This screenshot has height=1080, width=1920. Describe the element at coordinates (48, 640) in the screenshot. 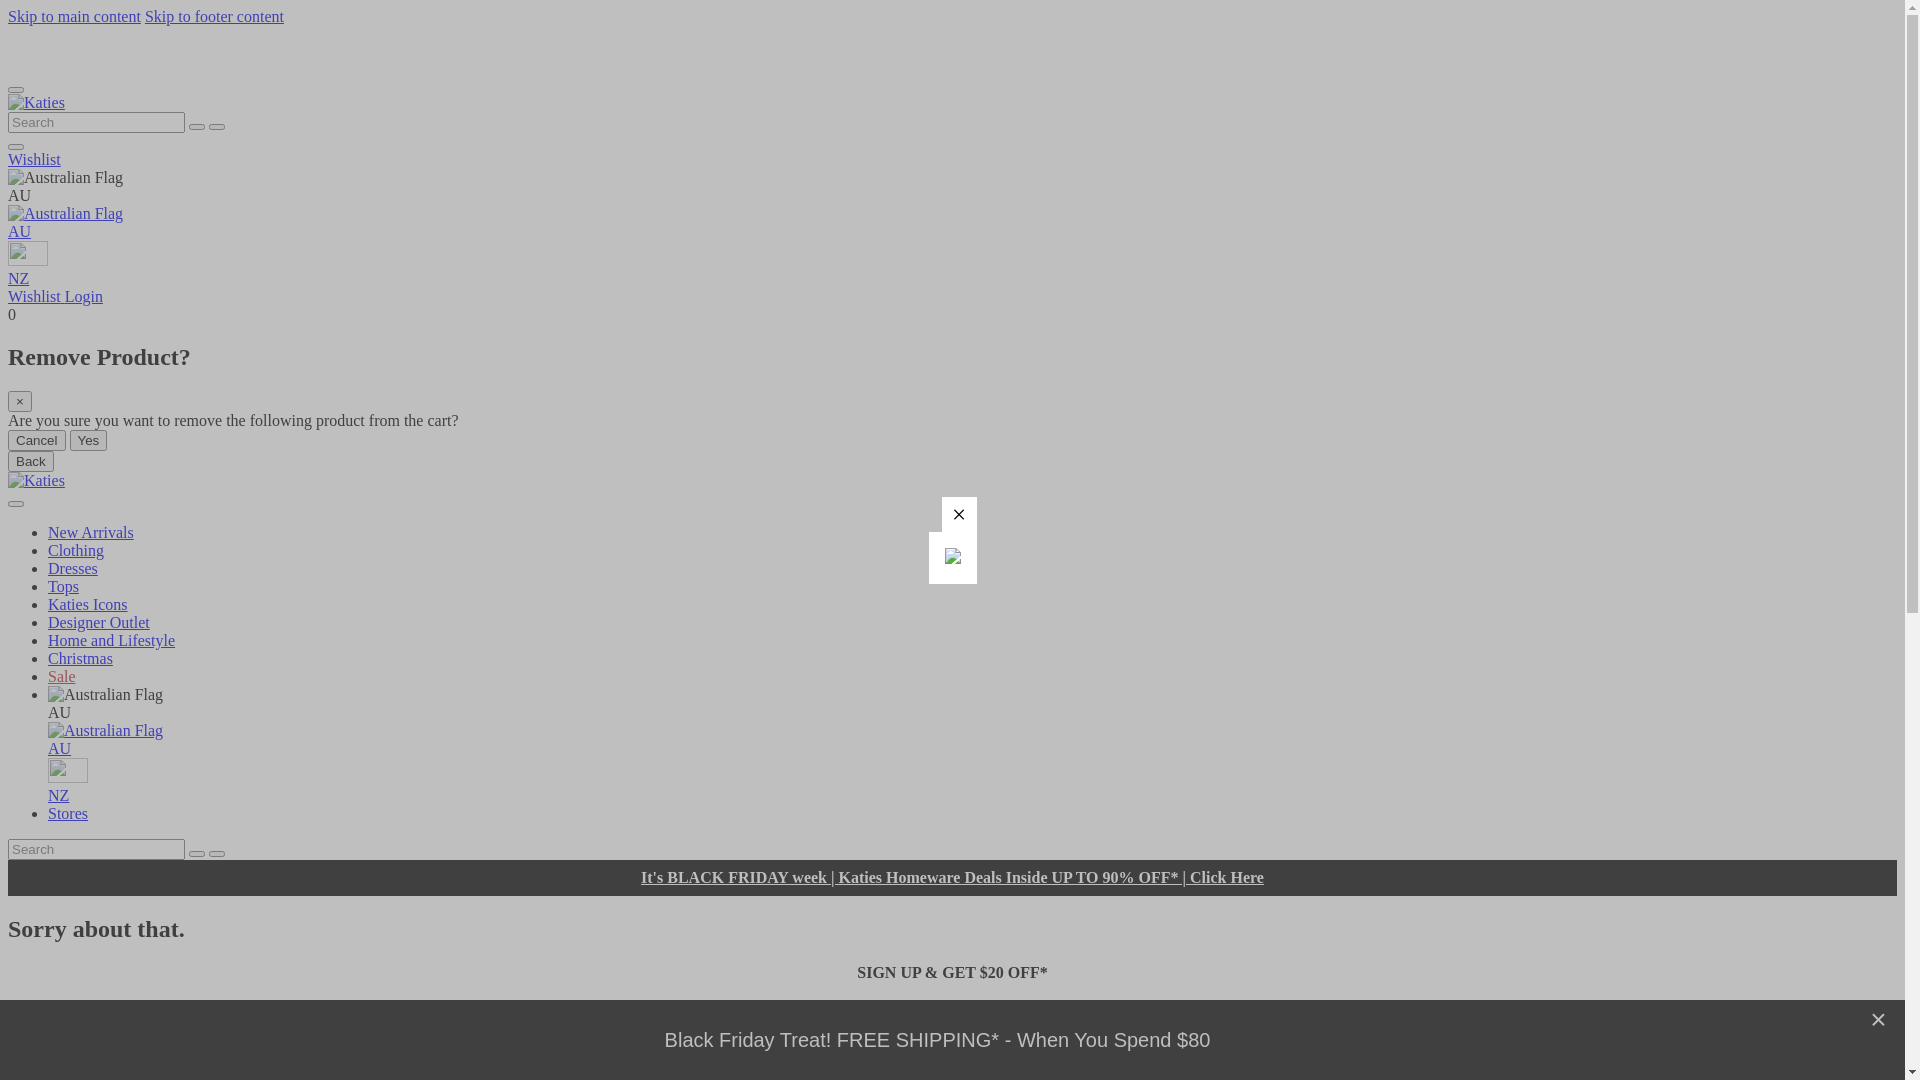

I see `'Home and Lifestyle'` at that location.